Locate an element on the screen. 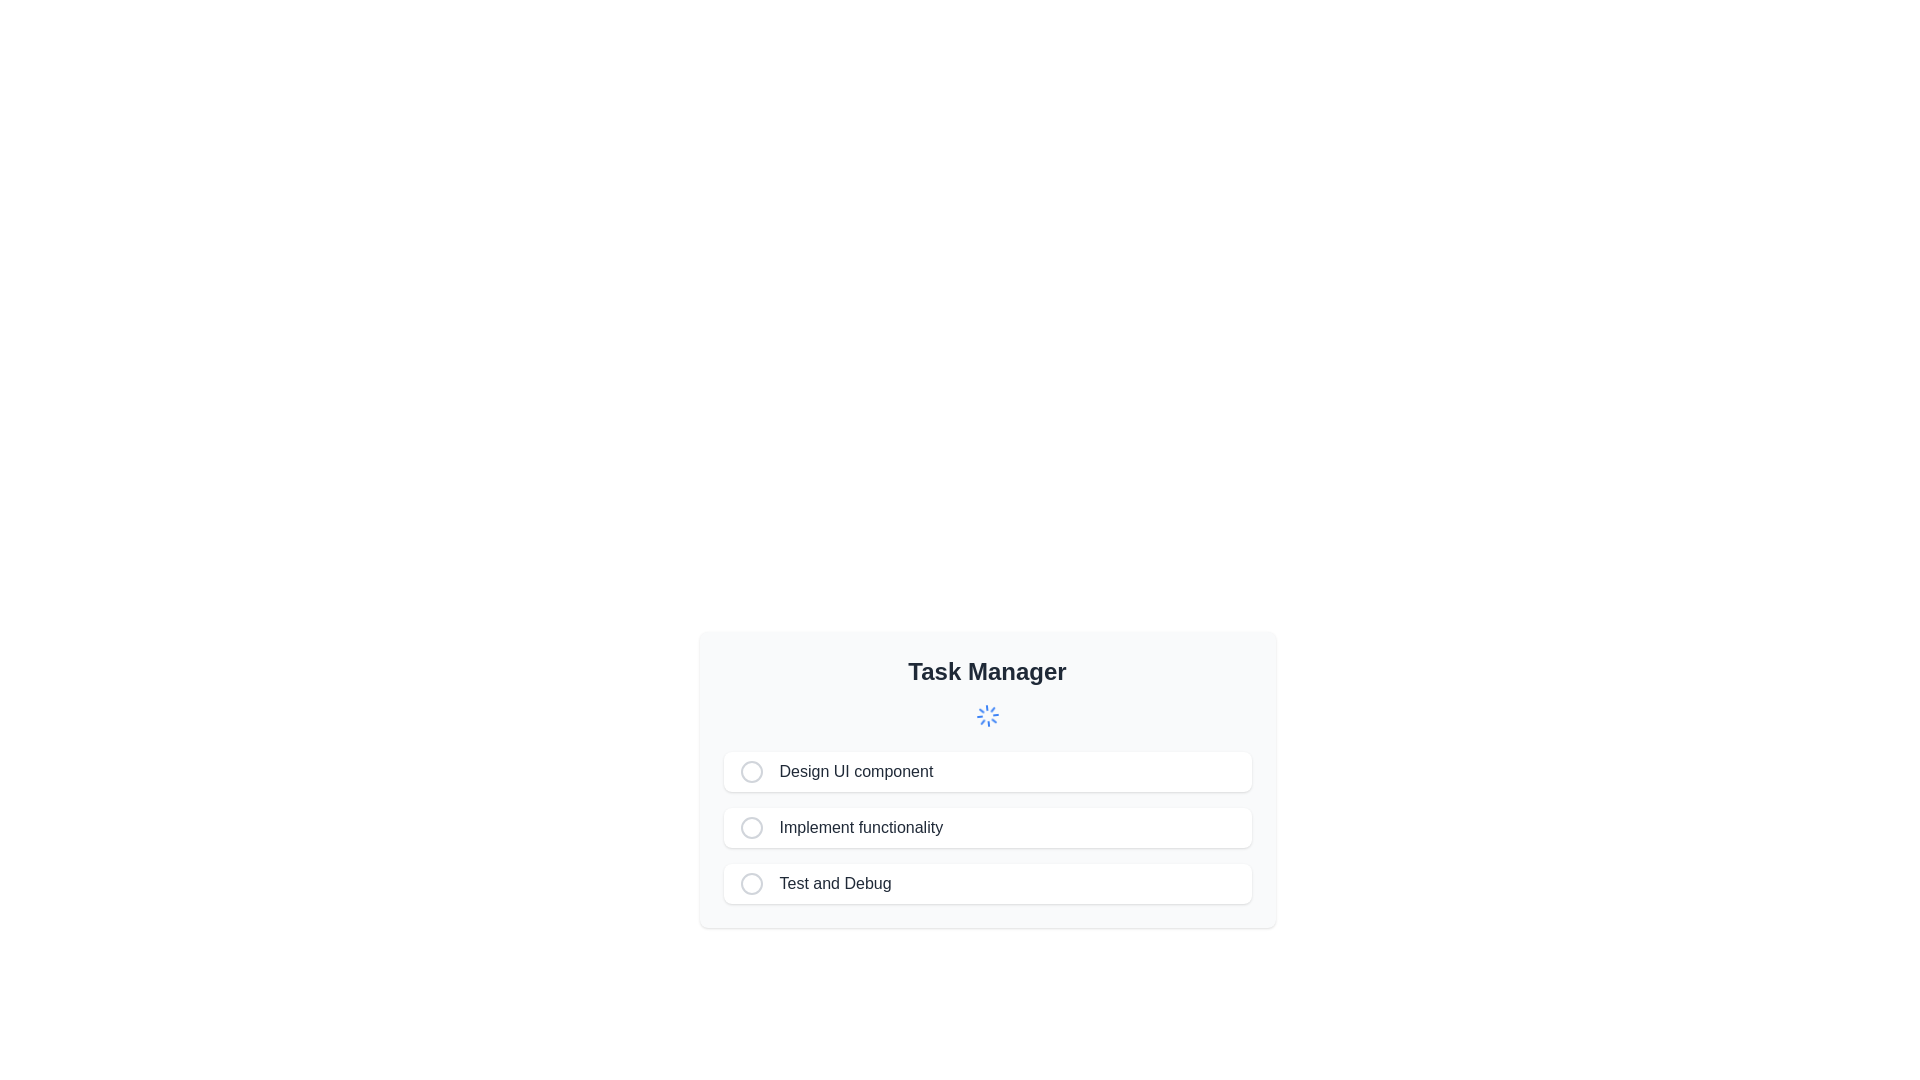  the circular indicator representing an unfilled checkbox is located at coordinates (750, 828).